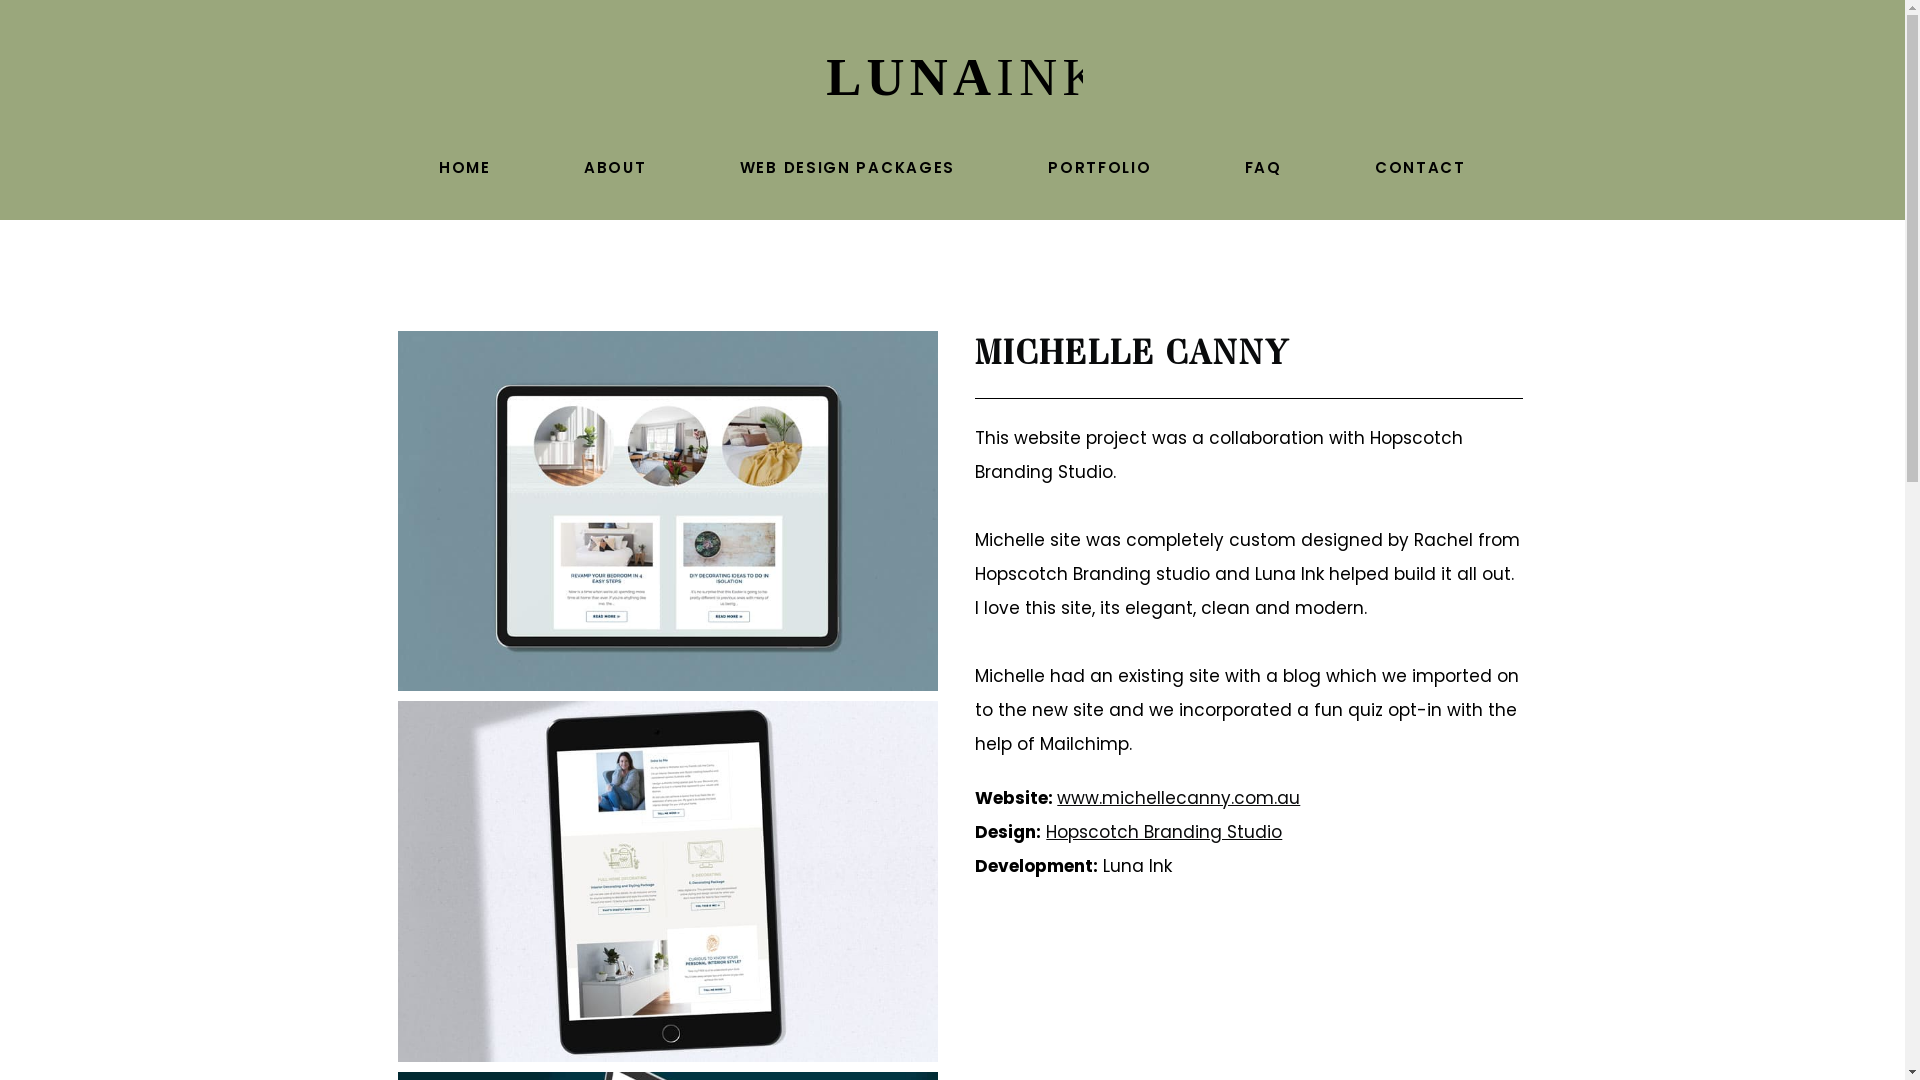 This screenshot has width=1920, height=1080. What do you see at coordinates (846, 167) in the screenshot?
I see `'WEB DESIGN PACKAGES'` at bounding box center [846, 167].